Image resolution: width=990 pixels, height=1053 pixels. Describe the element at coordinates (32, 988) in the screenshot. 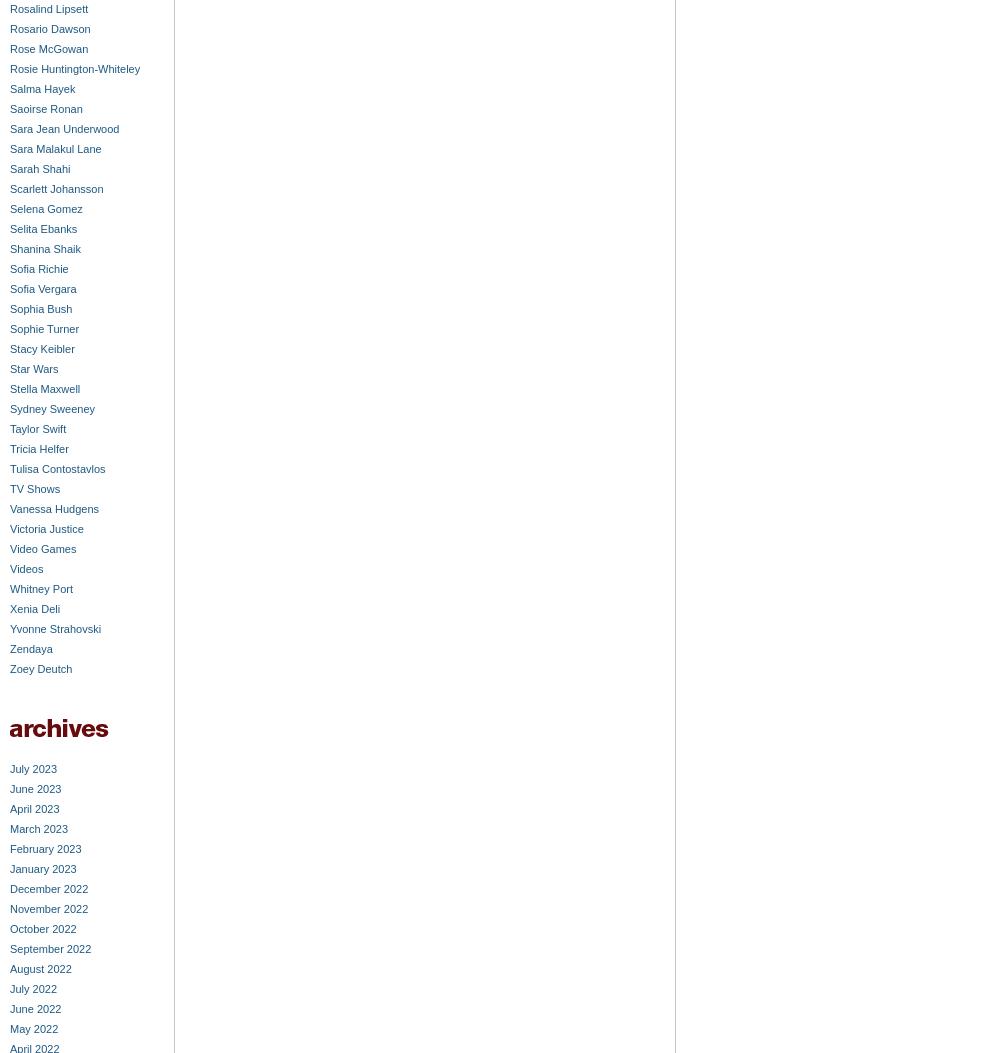

I see `'July 2022'` at that location.